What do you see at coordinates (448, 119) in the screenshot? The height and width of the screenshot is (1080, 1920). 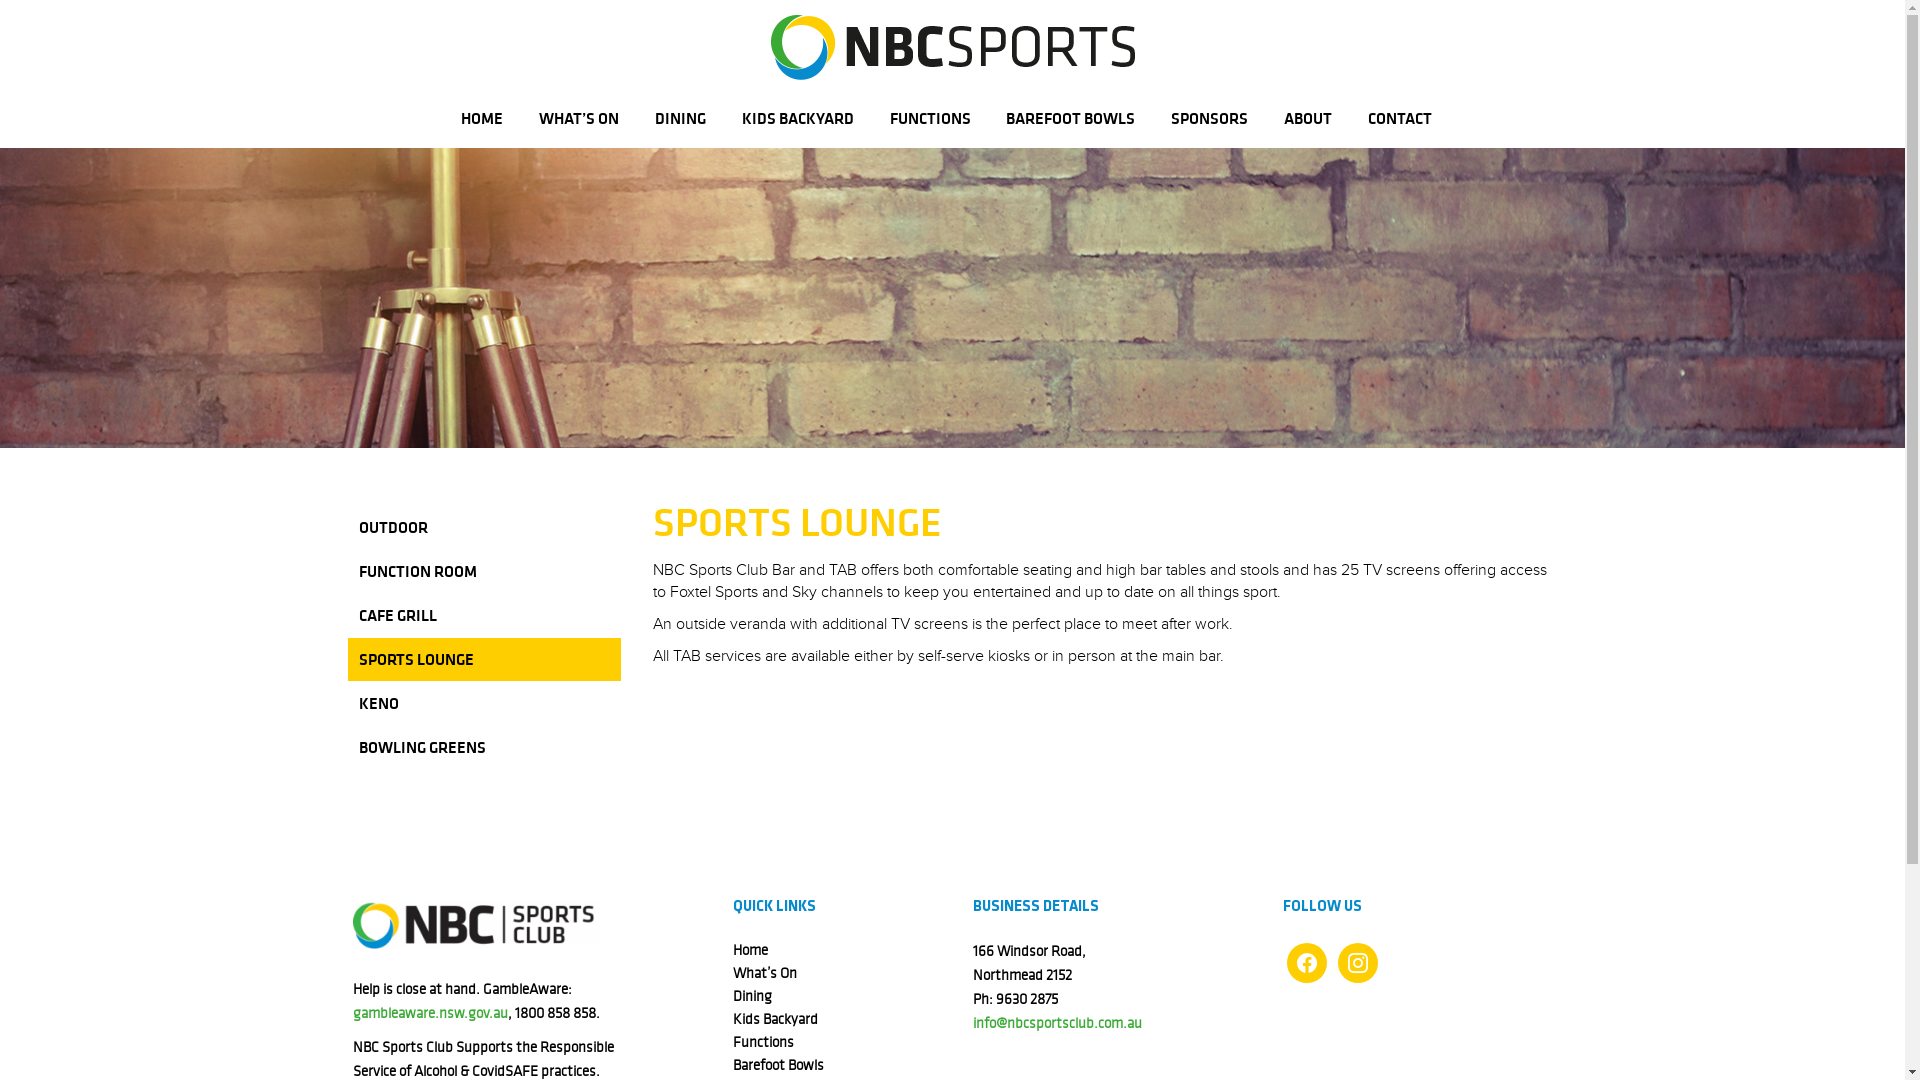 I see `'HOME'` at bounding box center [448, 119].